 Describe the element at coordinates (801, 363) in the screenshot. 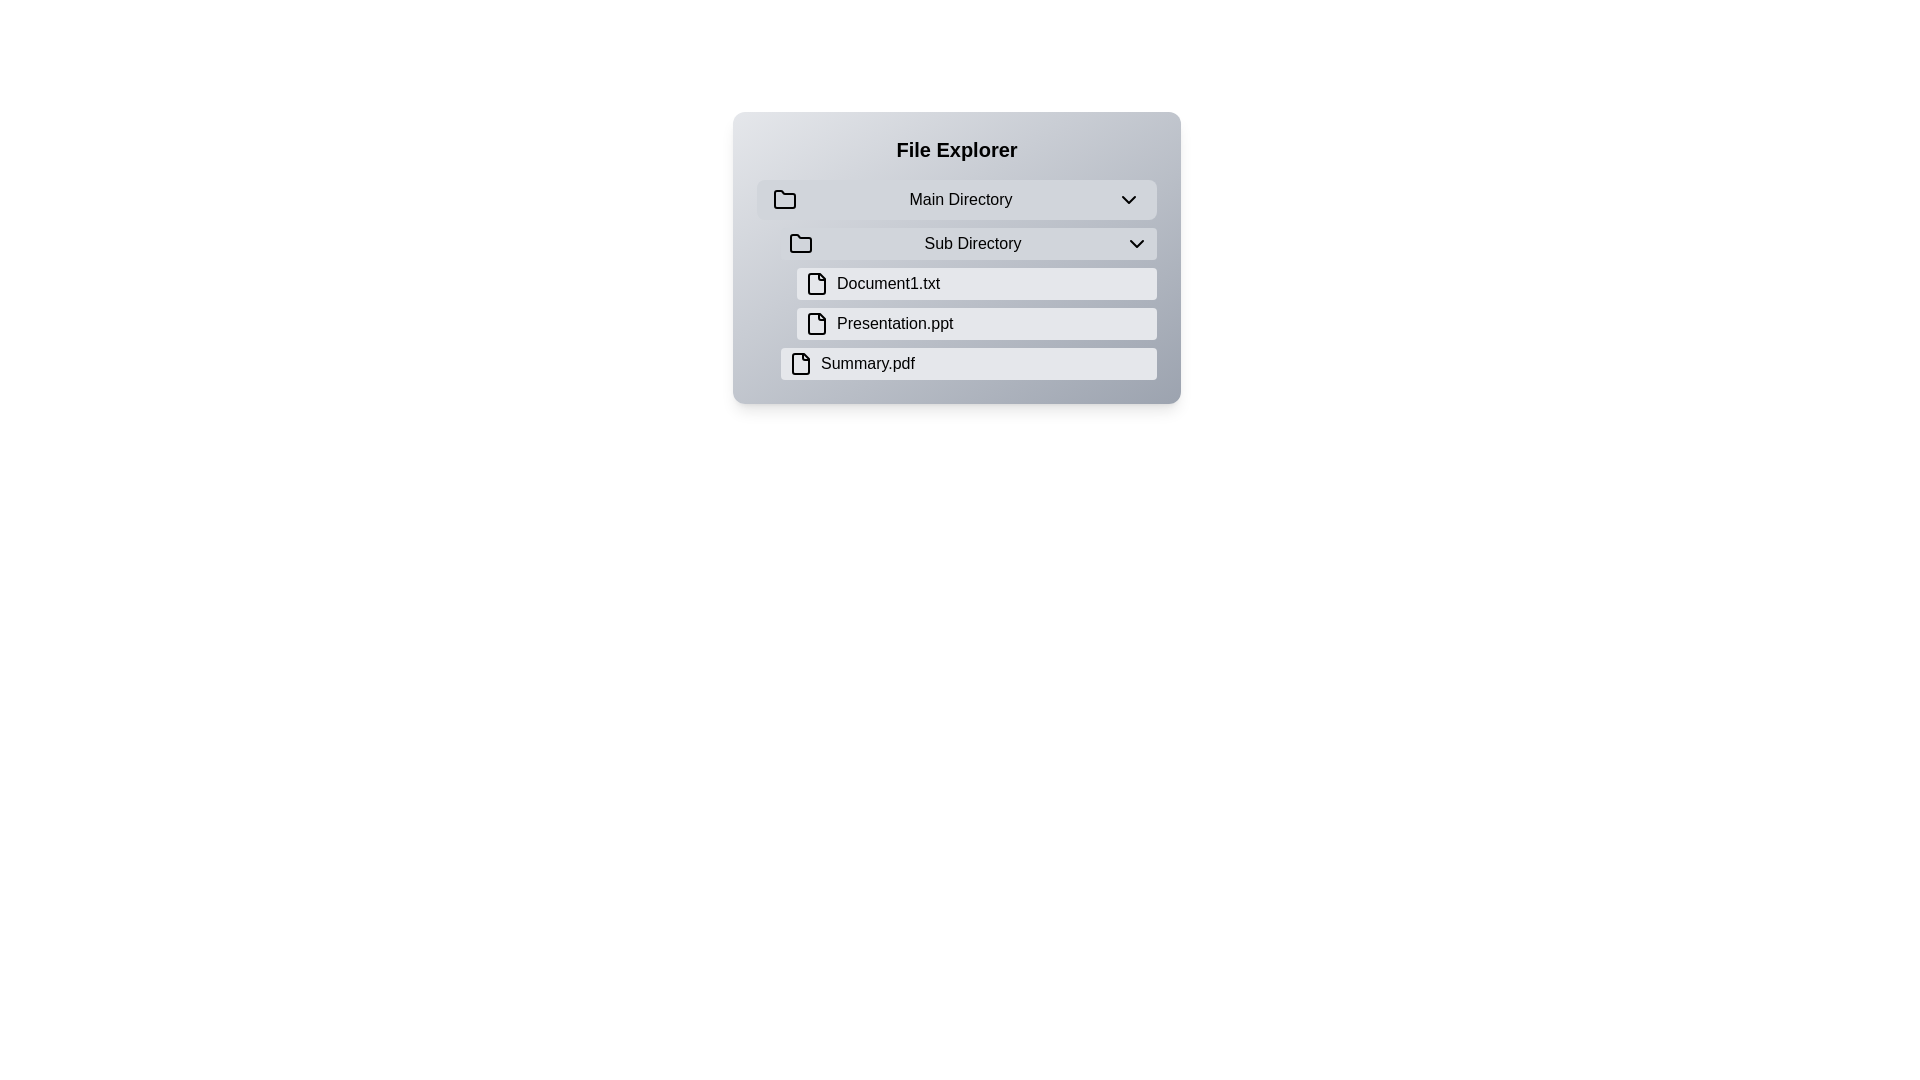

I see `the file icon representing 'Summary.pdf' in the file explorer UI` at that location.